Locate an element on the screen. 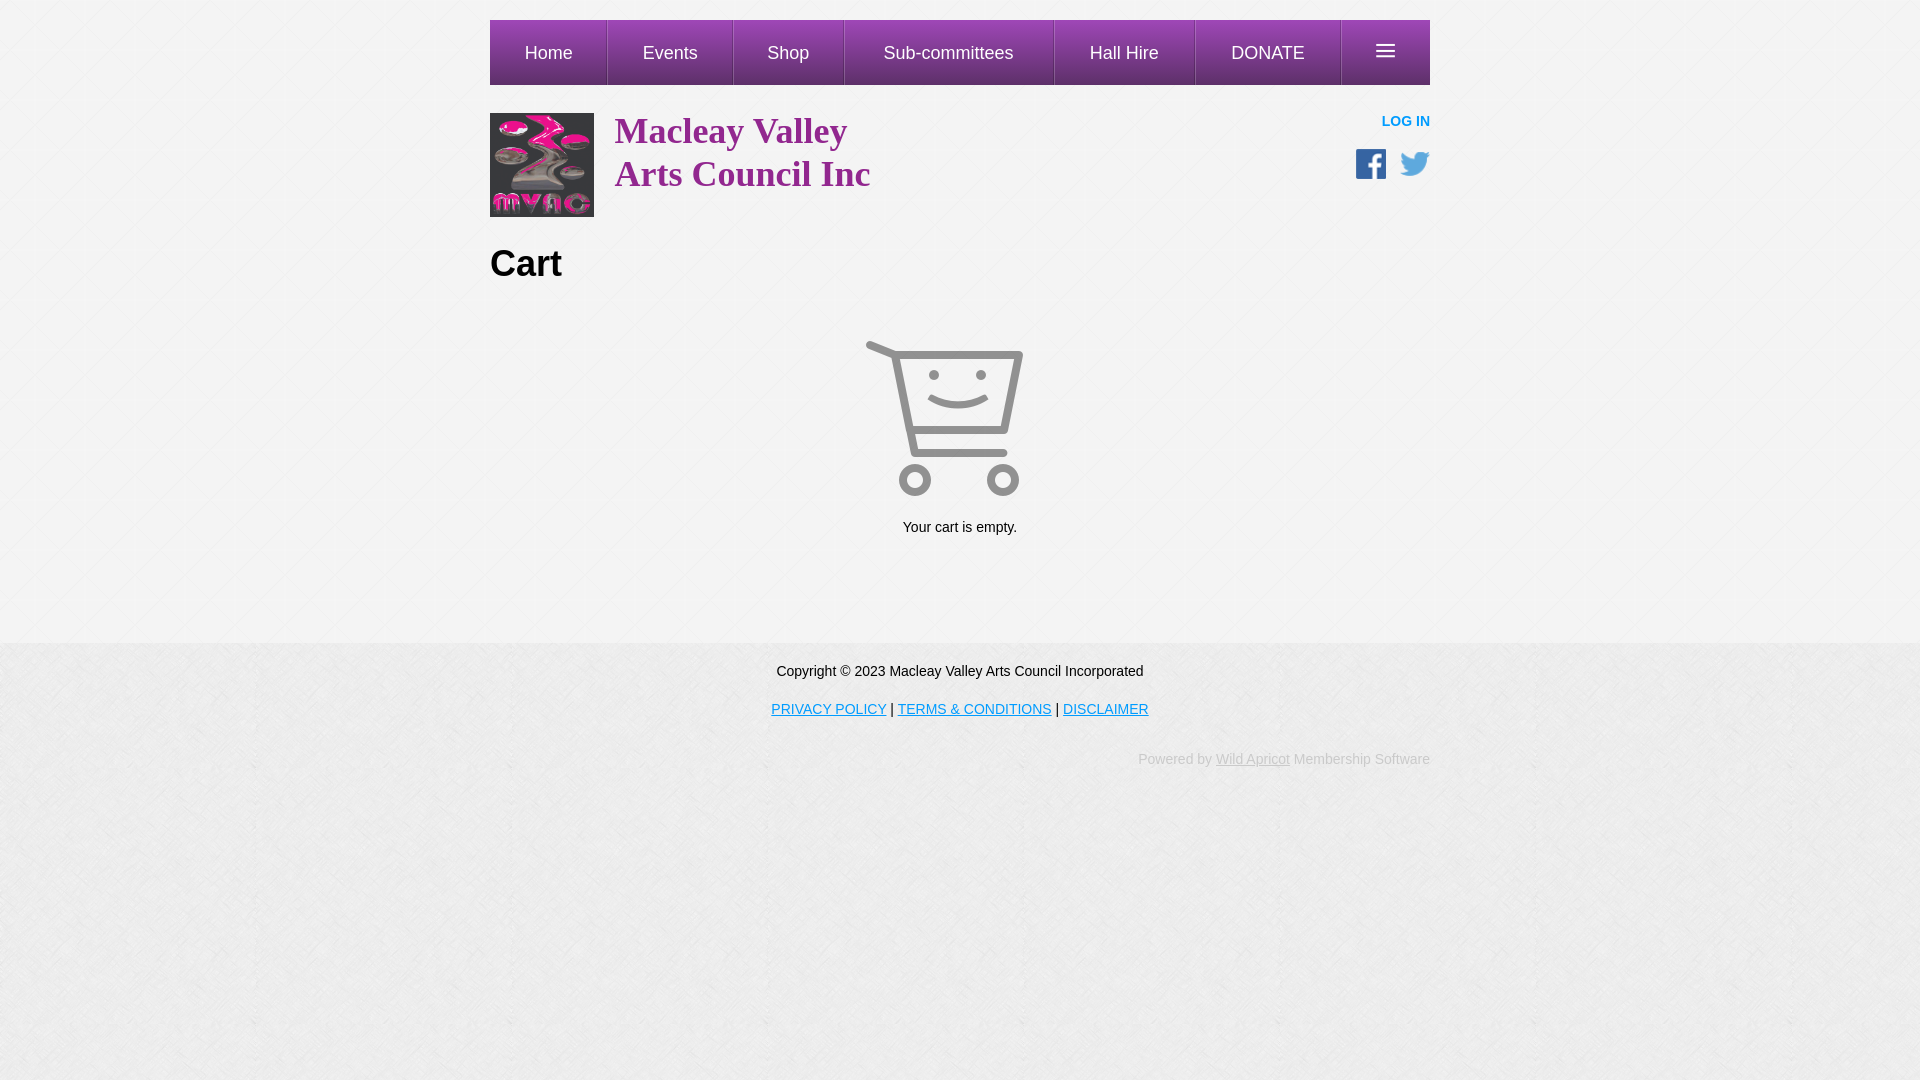 Image resolution: width=1920 pixels, height=1080 pixels. 'Wild Apricot' is located at coordinates (1214, 759).